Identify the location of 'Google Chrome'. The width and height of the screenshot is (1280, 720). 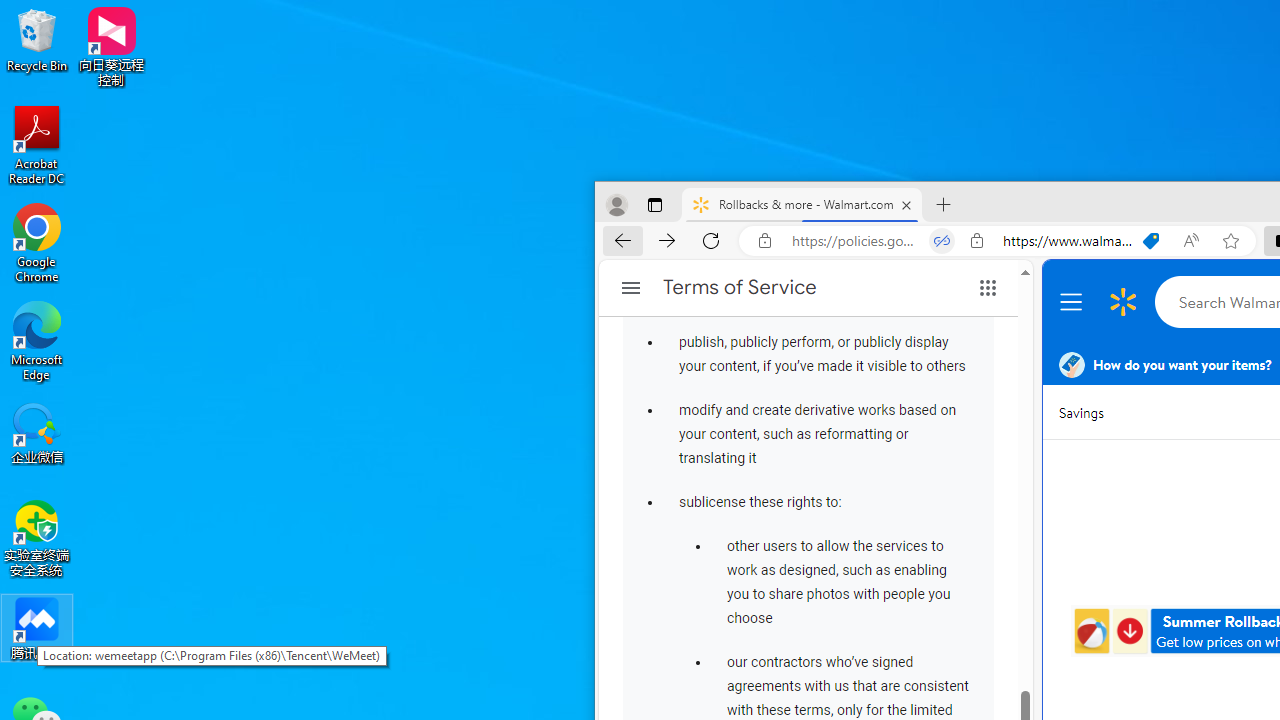
(37, 242).